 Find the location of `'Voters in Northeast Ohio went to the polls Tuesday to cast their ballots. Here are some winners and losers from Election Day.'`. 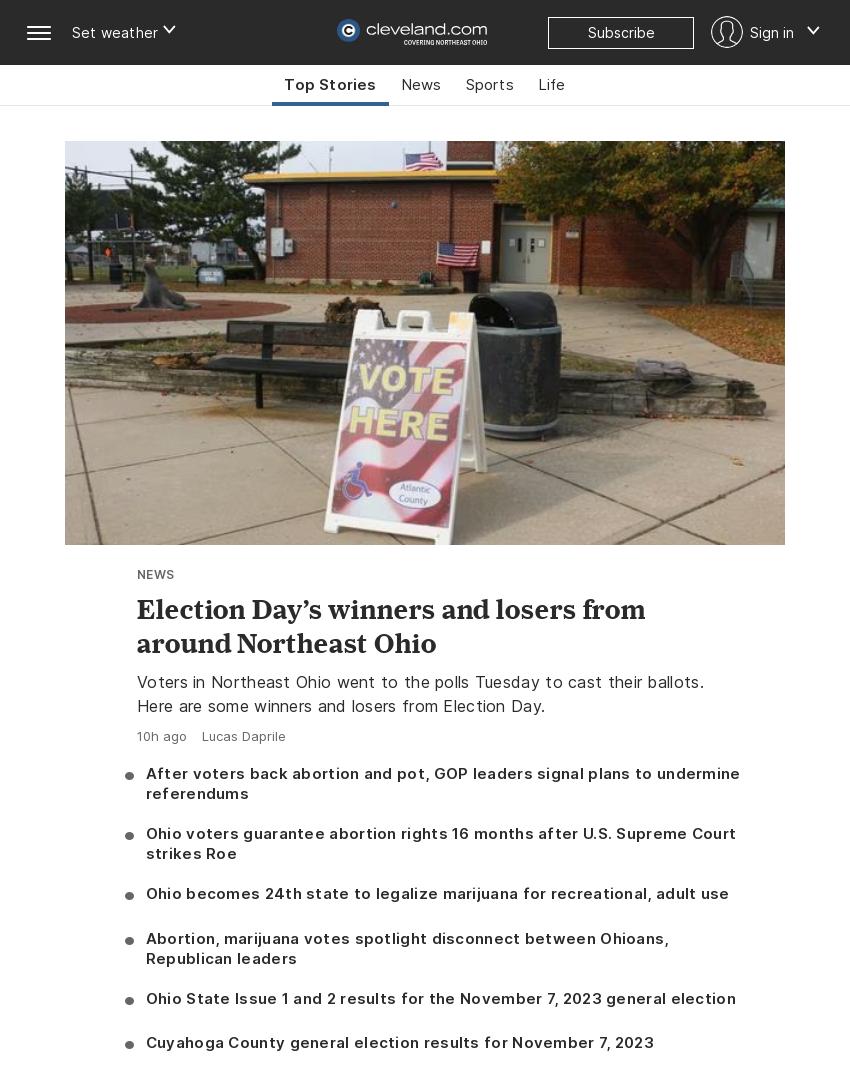

'Voters in Northeast Ohio went to the polls Tuesday to cast their ballots. Here are some winners and losers from Election Day.' is located at coordinates (137, 692).